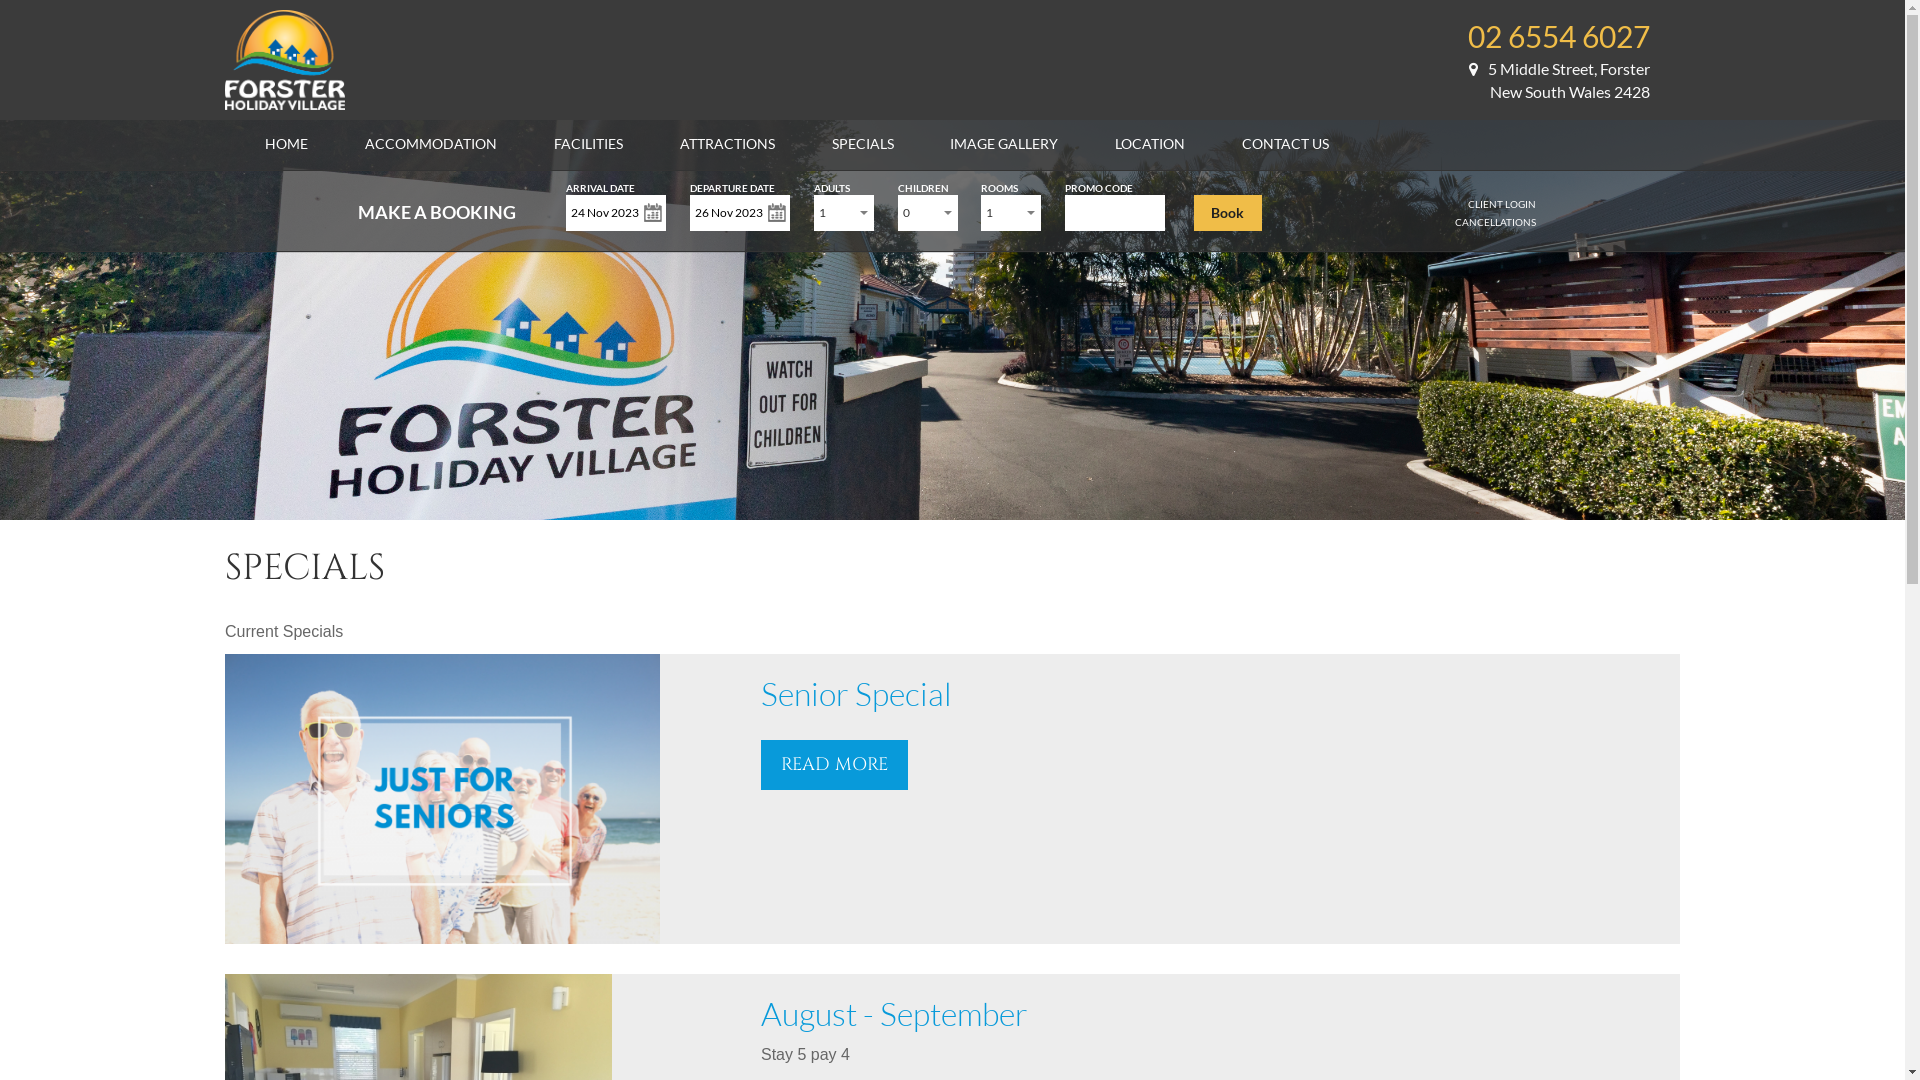 The width and height of the screenshot is (1920, 1080). Describe the element at coordinates (680, 142) in the screenshot. I see `'ATTRACTIONS'` at that location.